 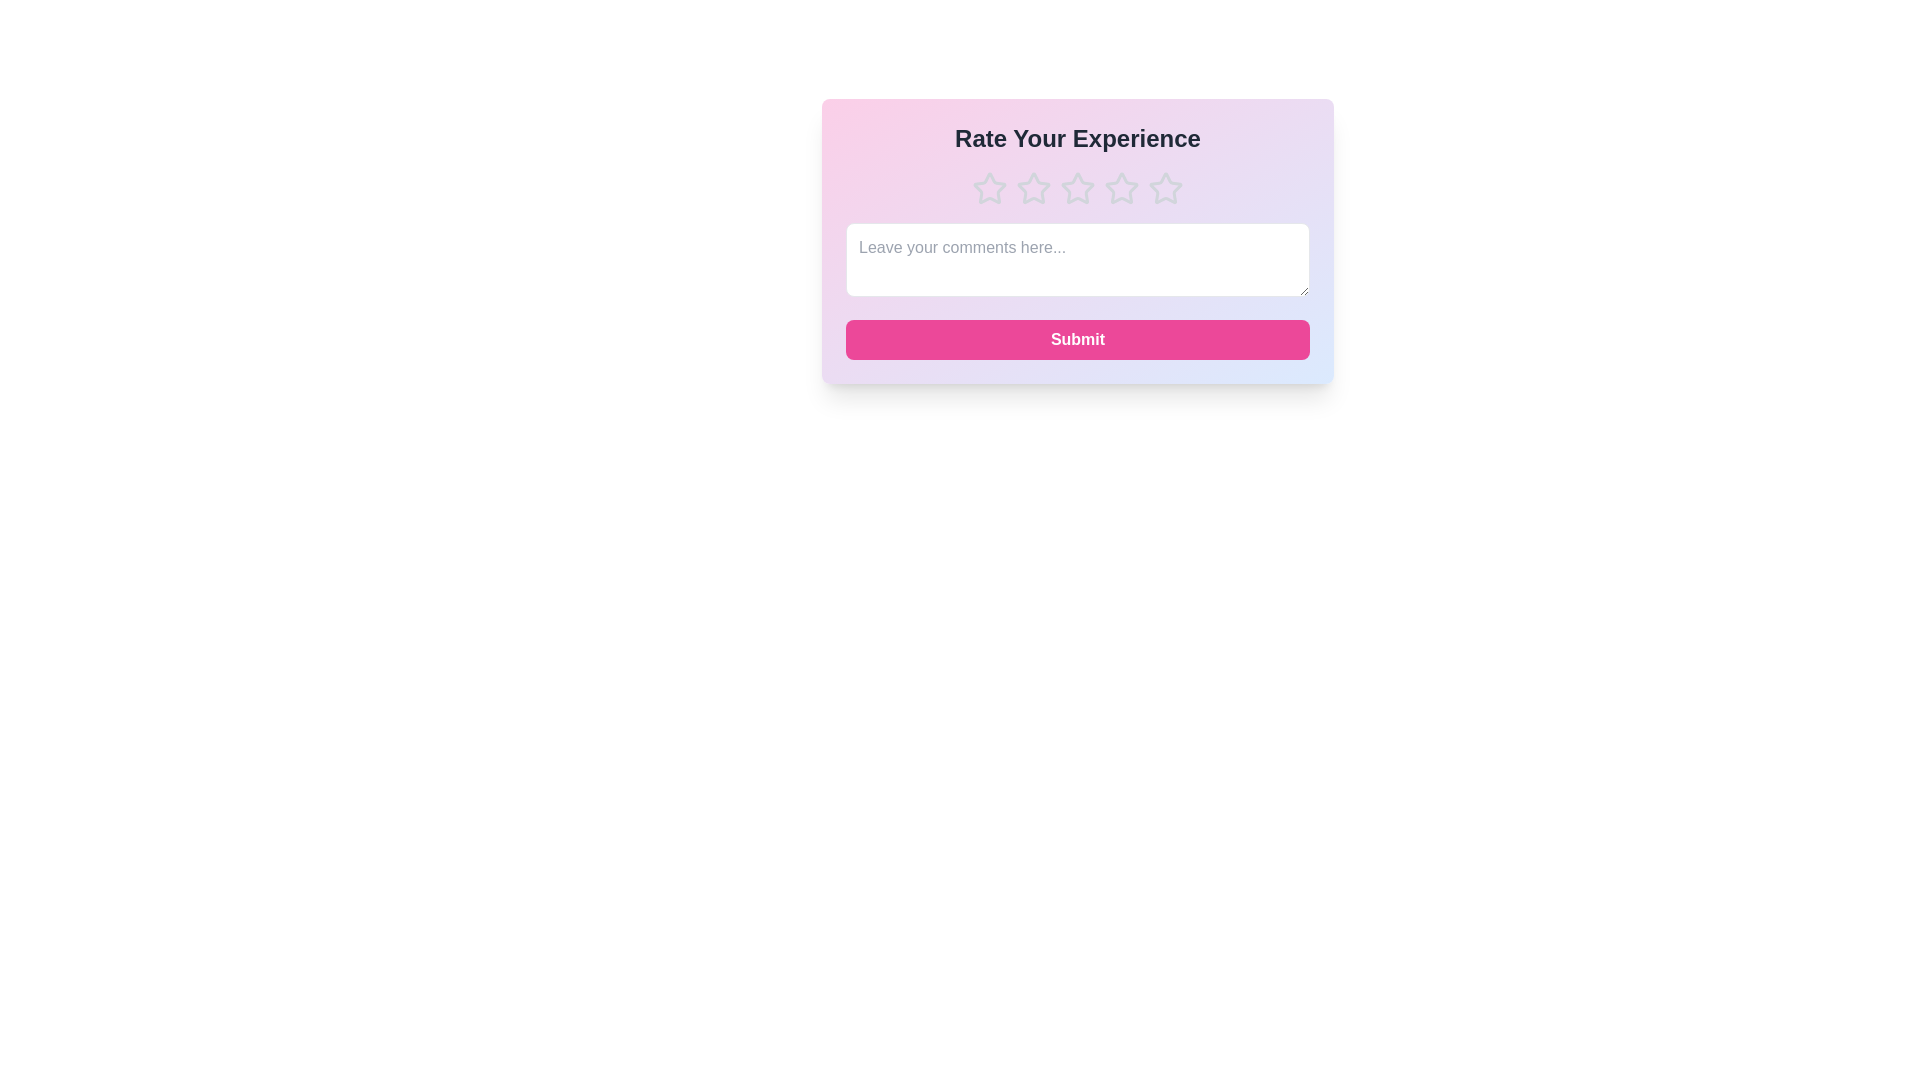 I want to click on the star corresponding to the rating 3 to set the experience rating, so click(x=1077, y=189).